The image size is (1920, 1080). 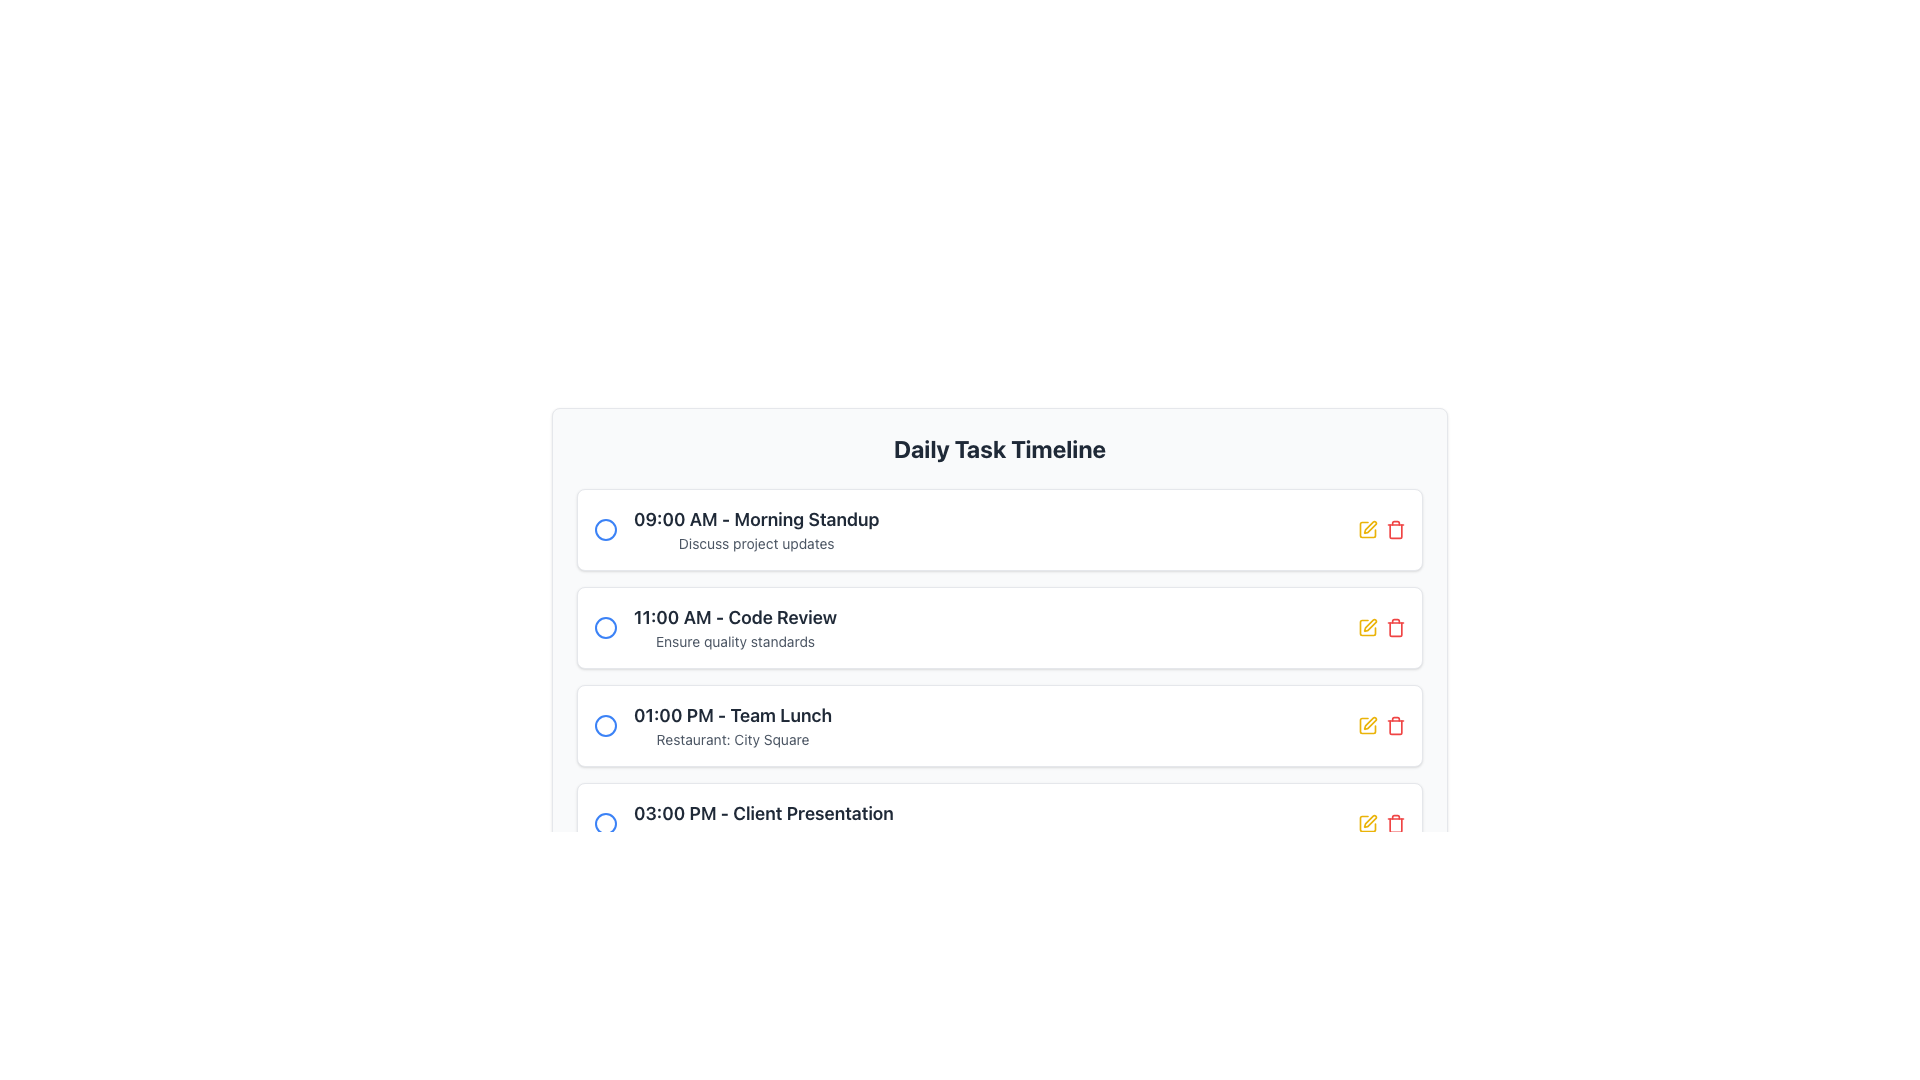 What do you see at coordinates (604, 627) in the screenshot?
I see `the blue-bordered circular checkbox icon associated with the task '11:00 AM - Code Review'` at bounding box center [604, 627].